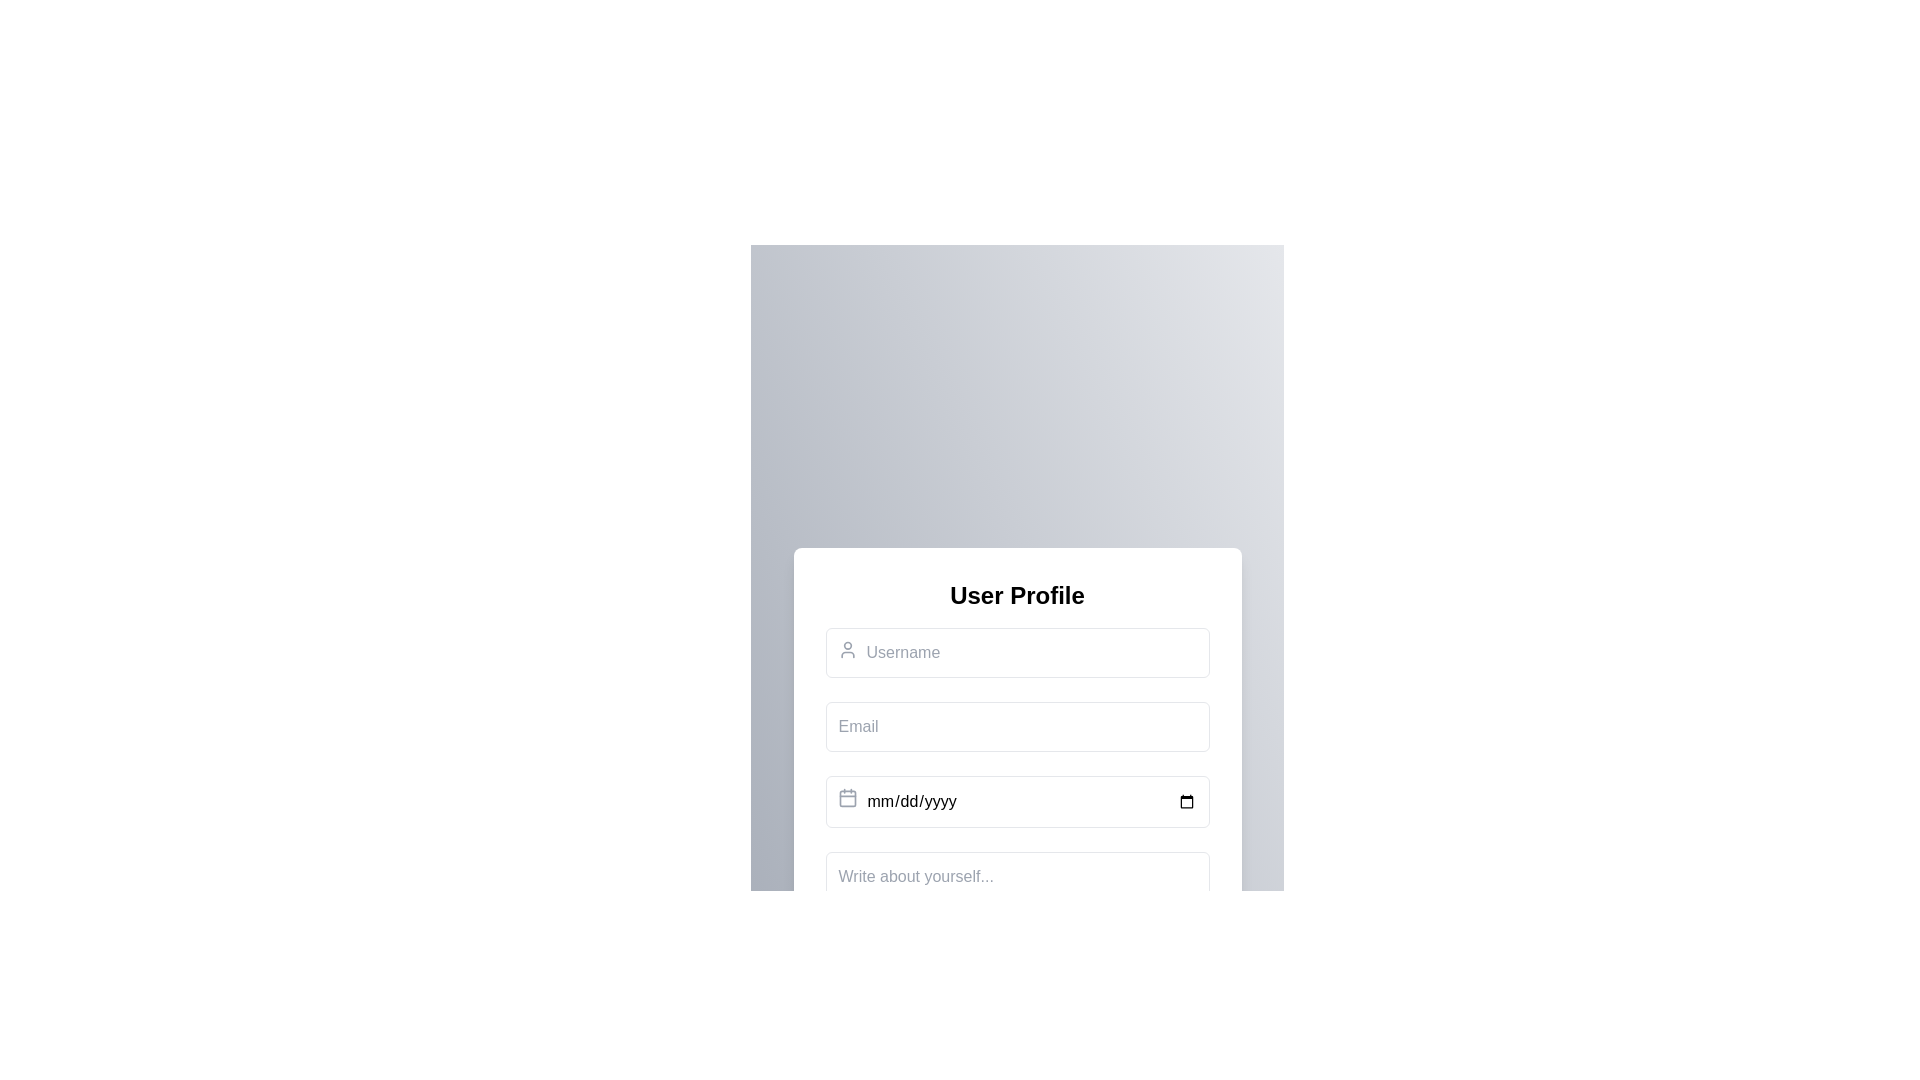  I want to click on the calendar icon located in the upper left corner of the date input field in the user profile section, so click(847, 797).